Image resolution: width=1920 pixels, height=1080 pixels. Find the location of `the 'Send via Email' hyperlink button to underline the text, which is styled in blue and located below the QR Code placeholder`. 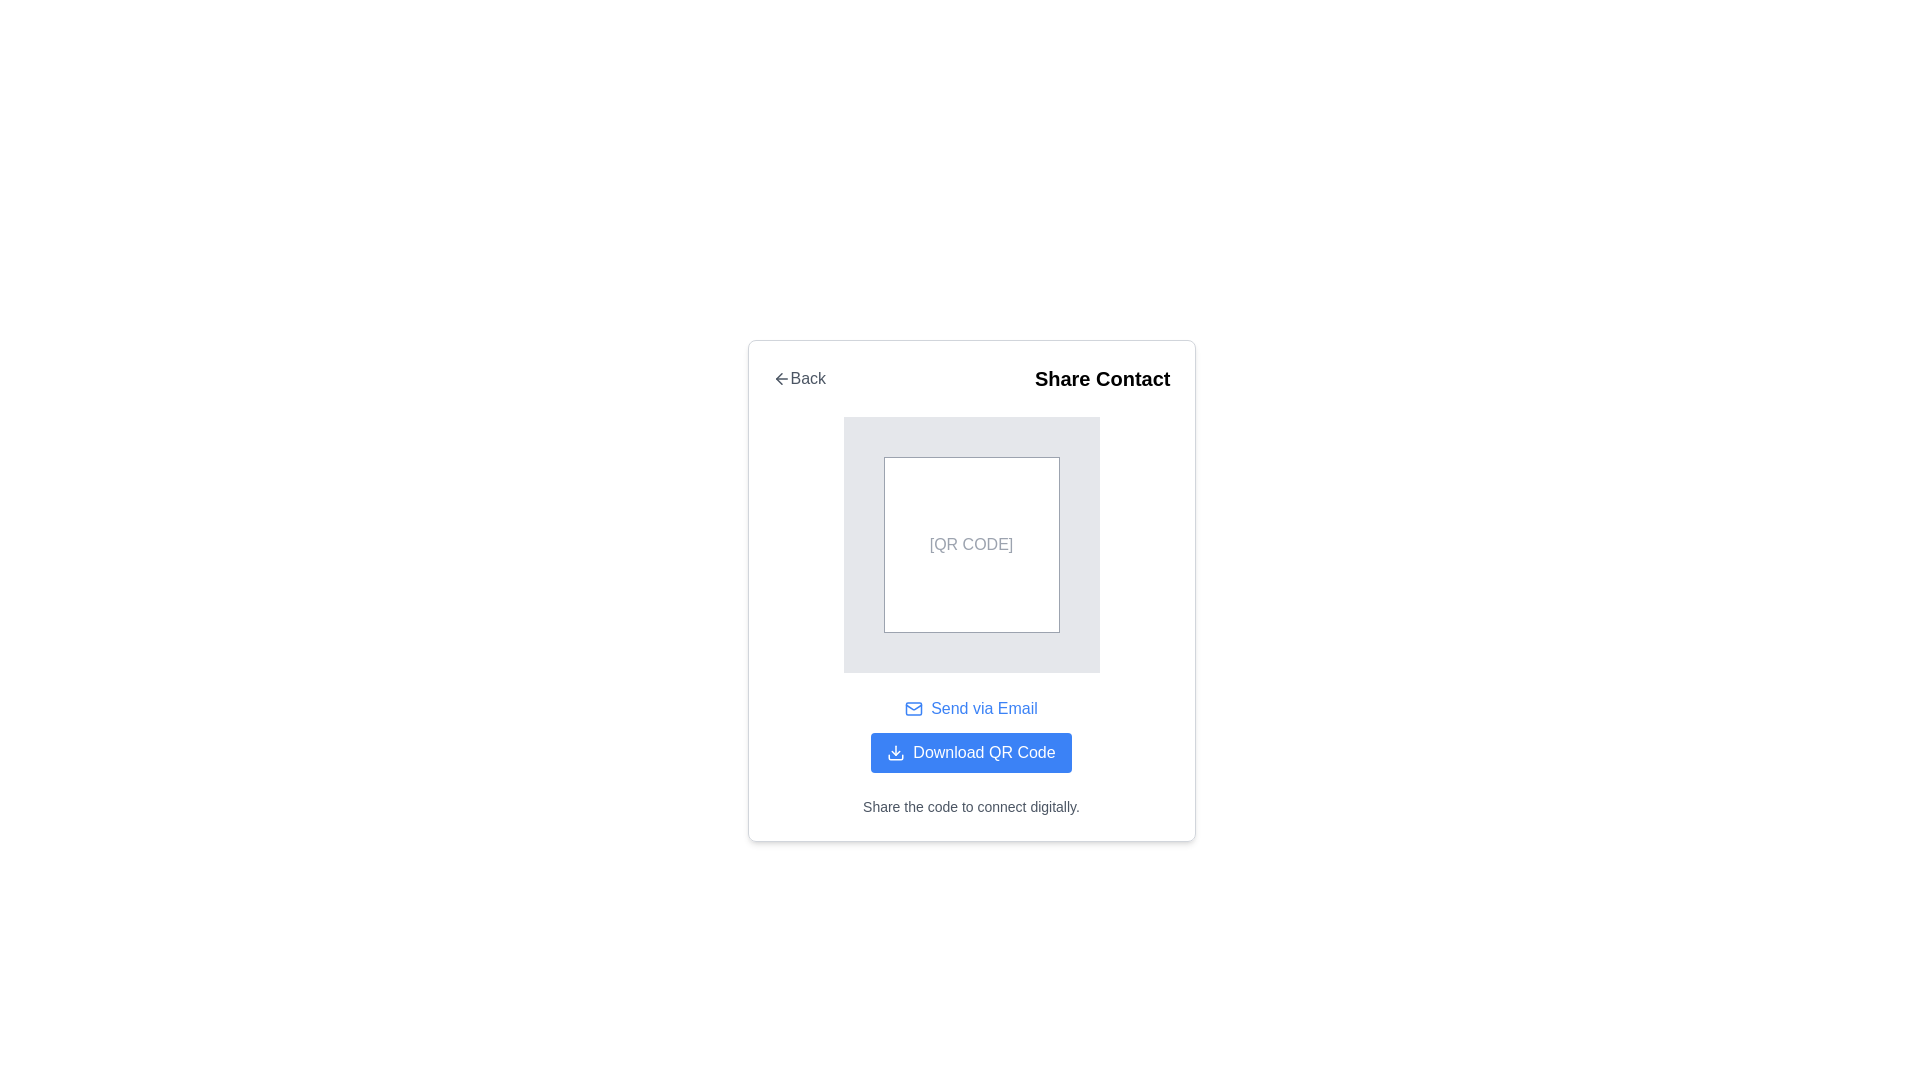

the 'Send via Email' hyperlink button to underline the text, which is styled in blue and located below the QR Code placeholder is located at coordinates (971, 708).